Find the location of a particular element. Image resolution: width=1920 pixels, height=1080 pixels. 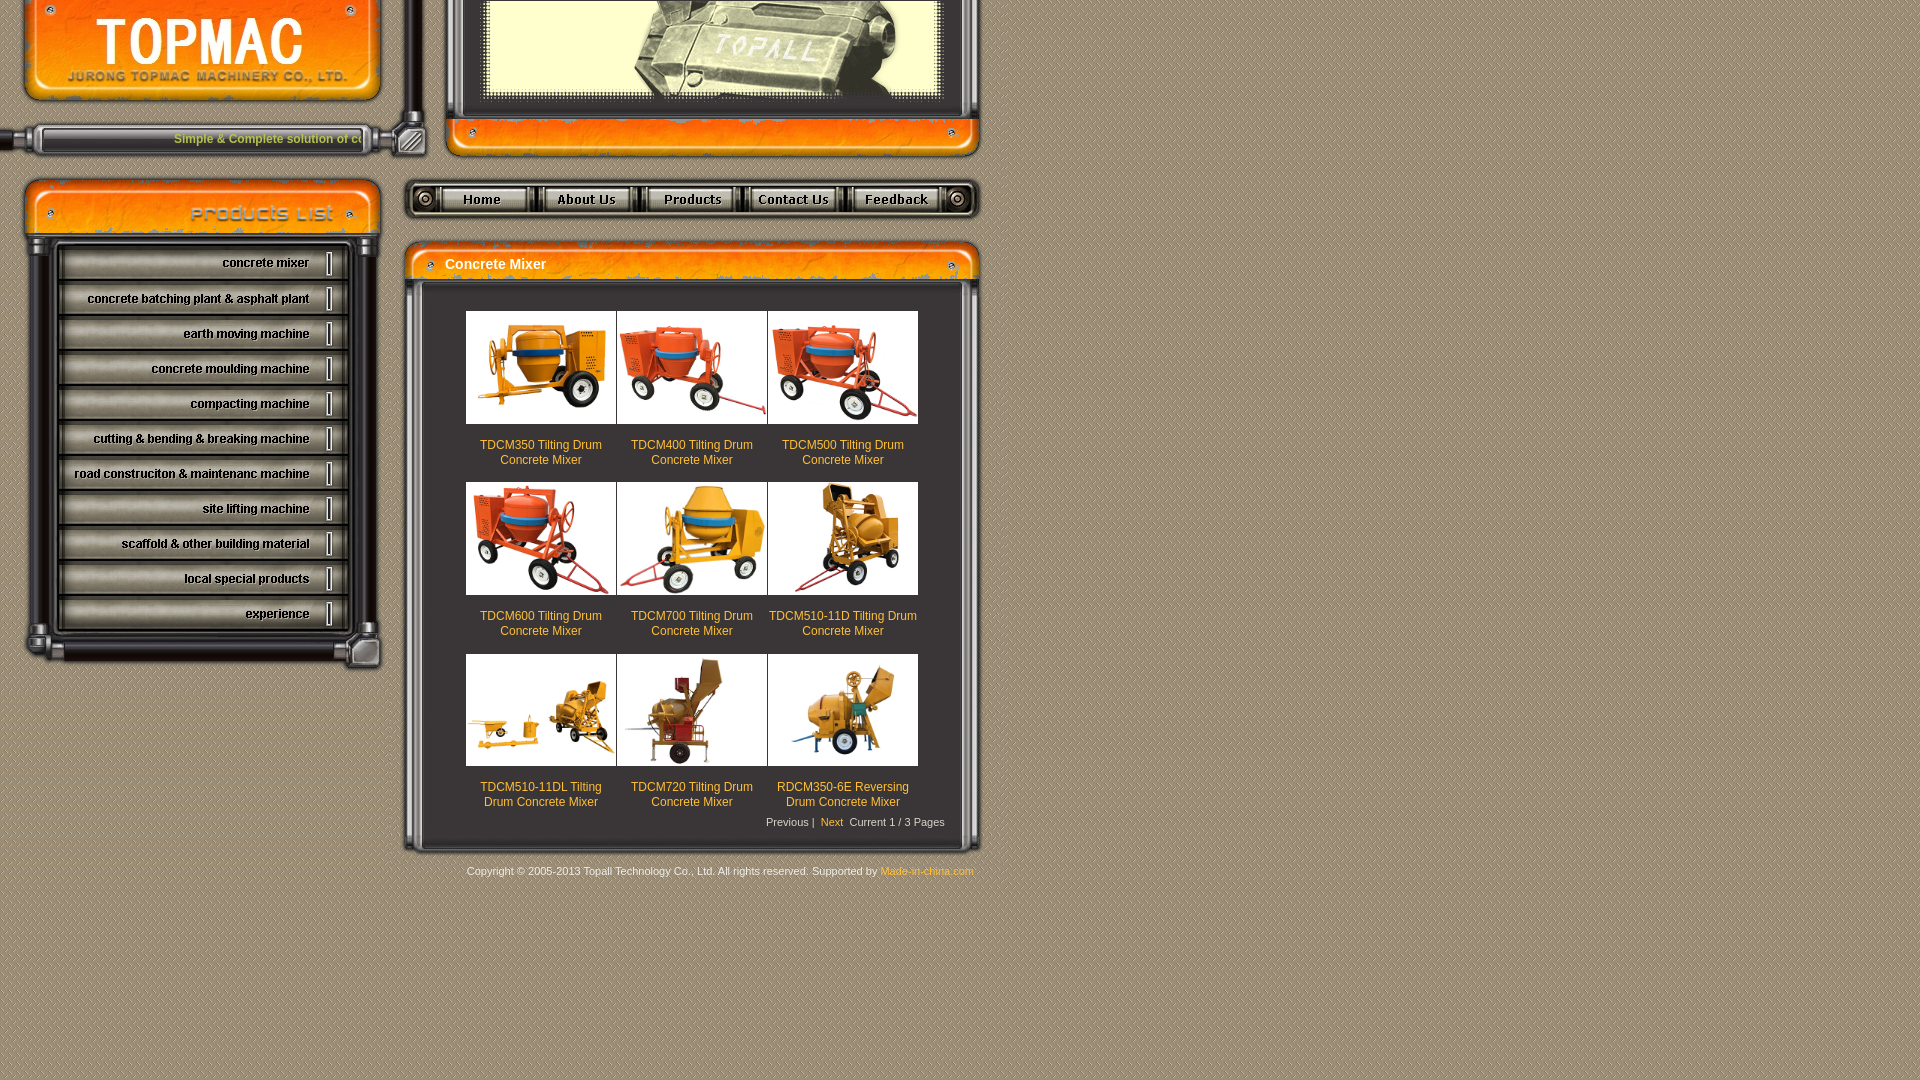

'ralph lauren polo' is located at coordinates (1530, 230).